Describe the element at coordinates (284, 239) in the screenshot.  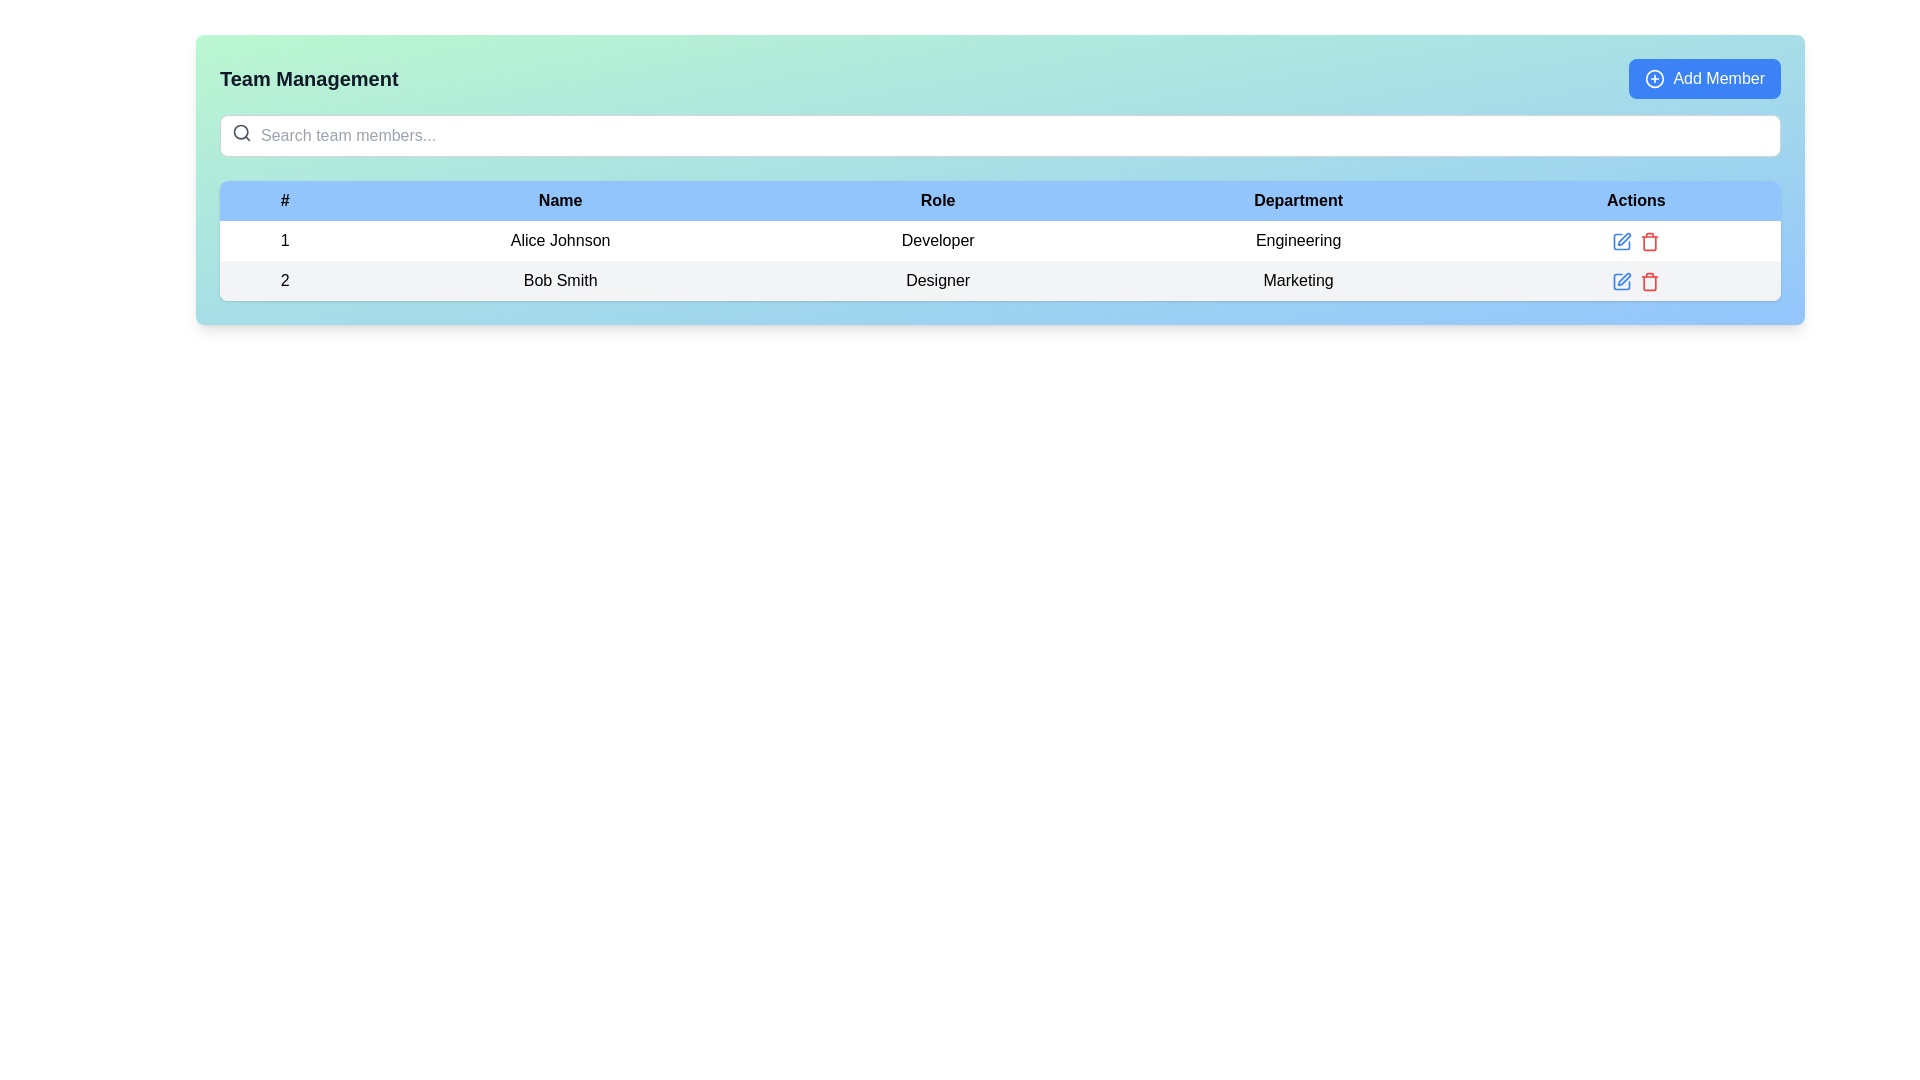
I see `to select the numeral '1' in the leftmost cell of the first row of the table` at that location.